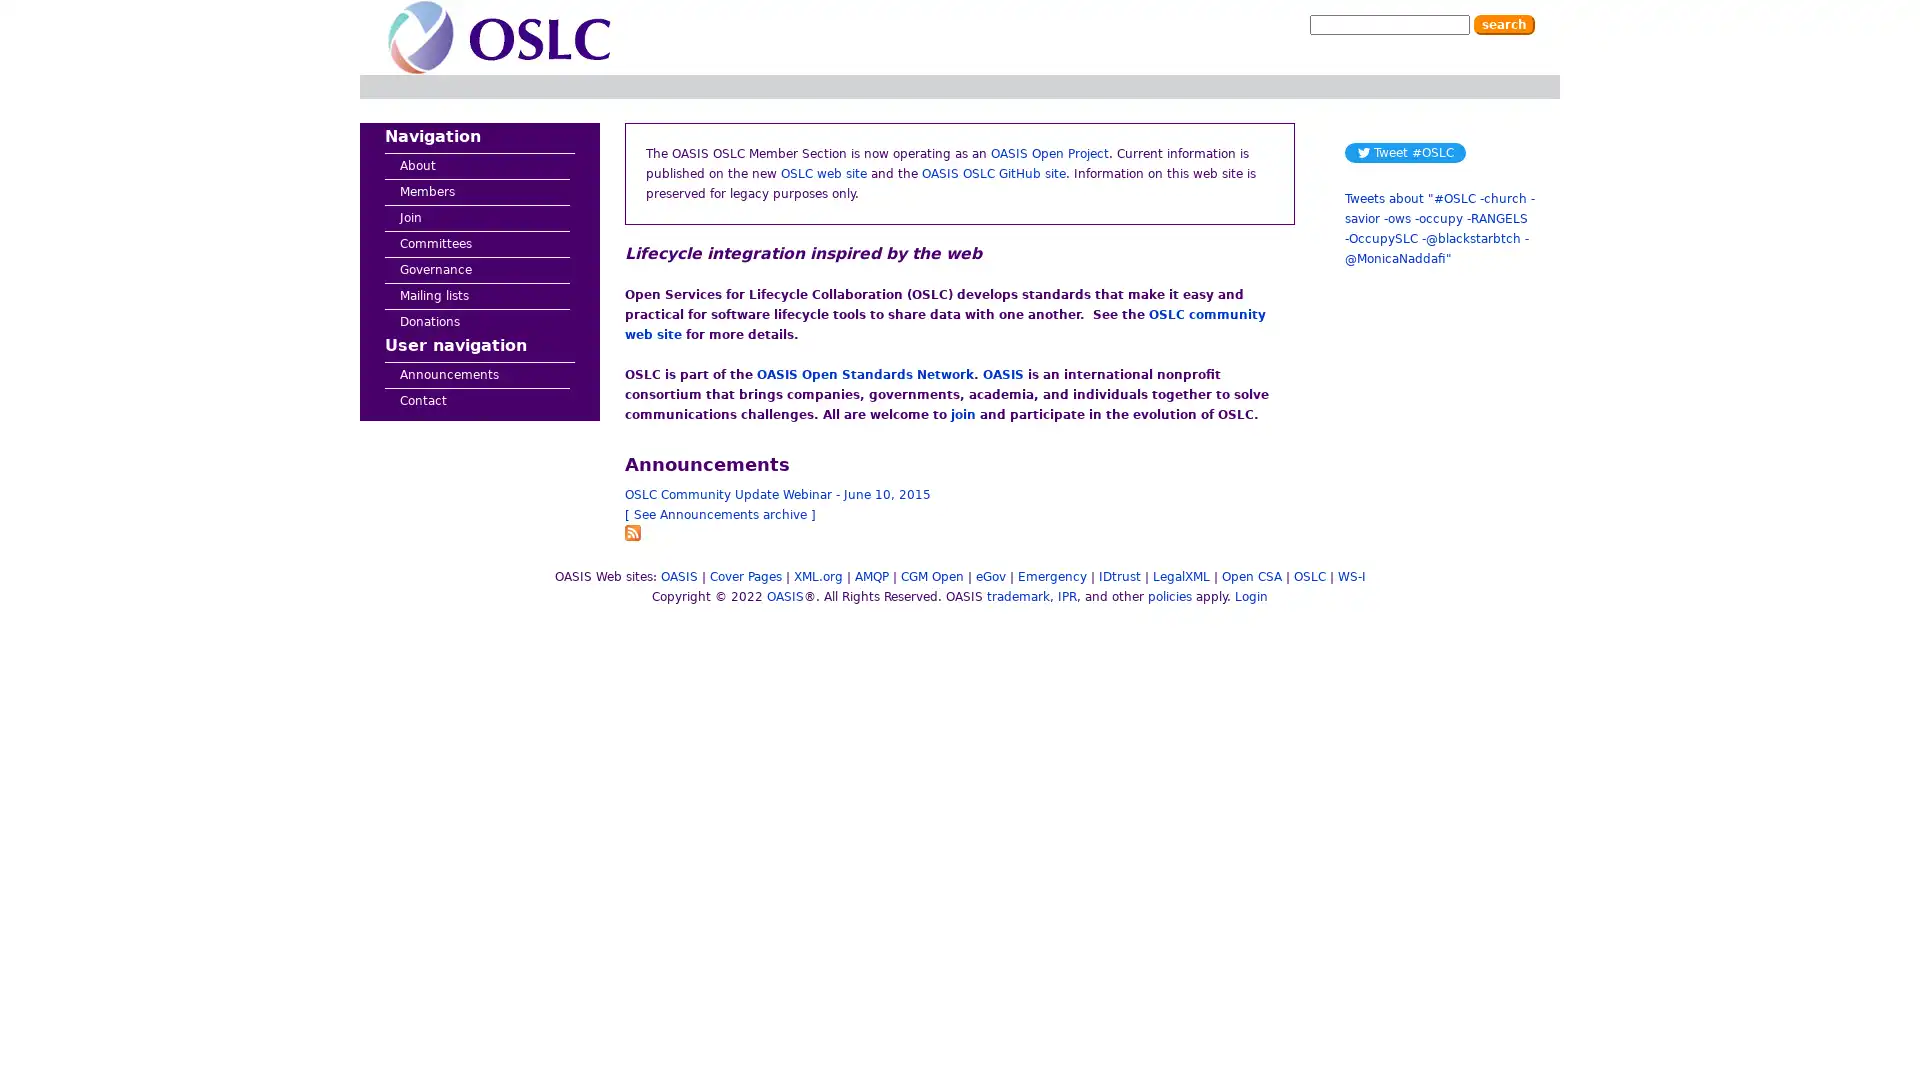  I want to click on Search, so click(1504, 24).